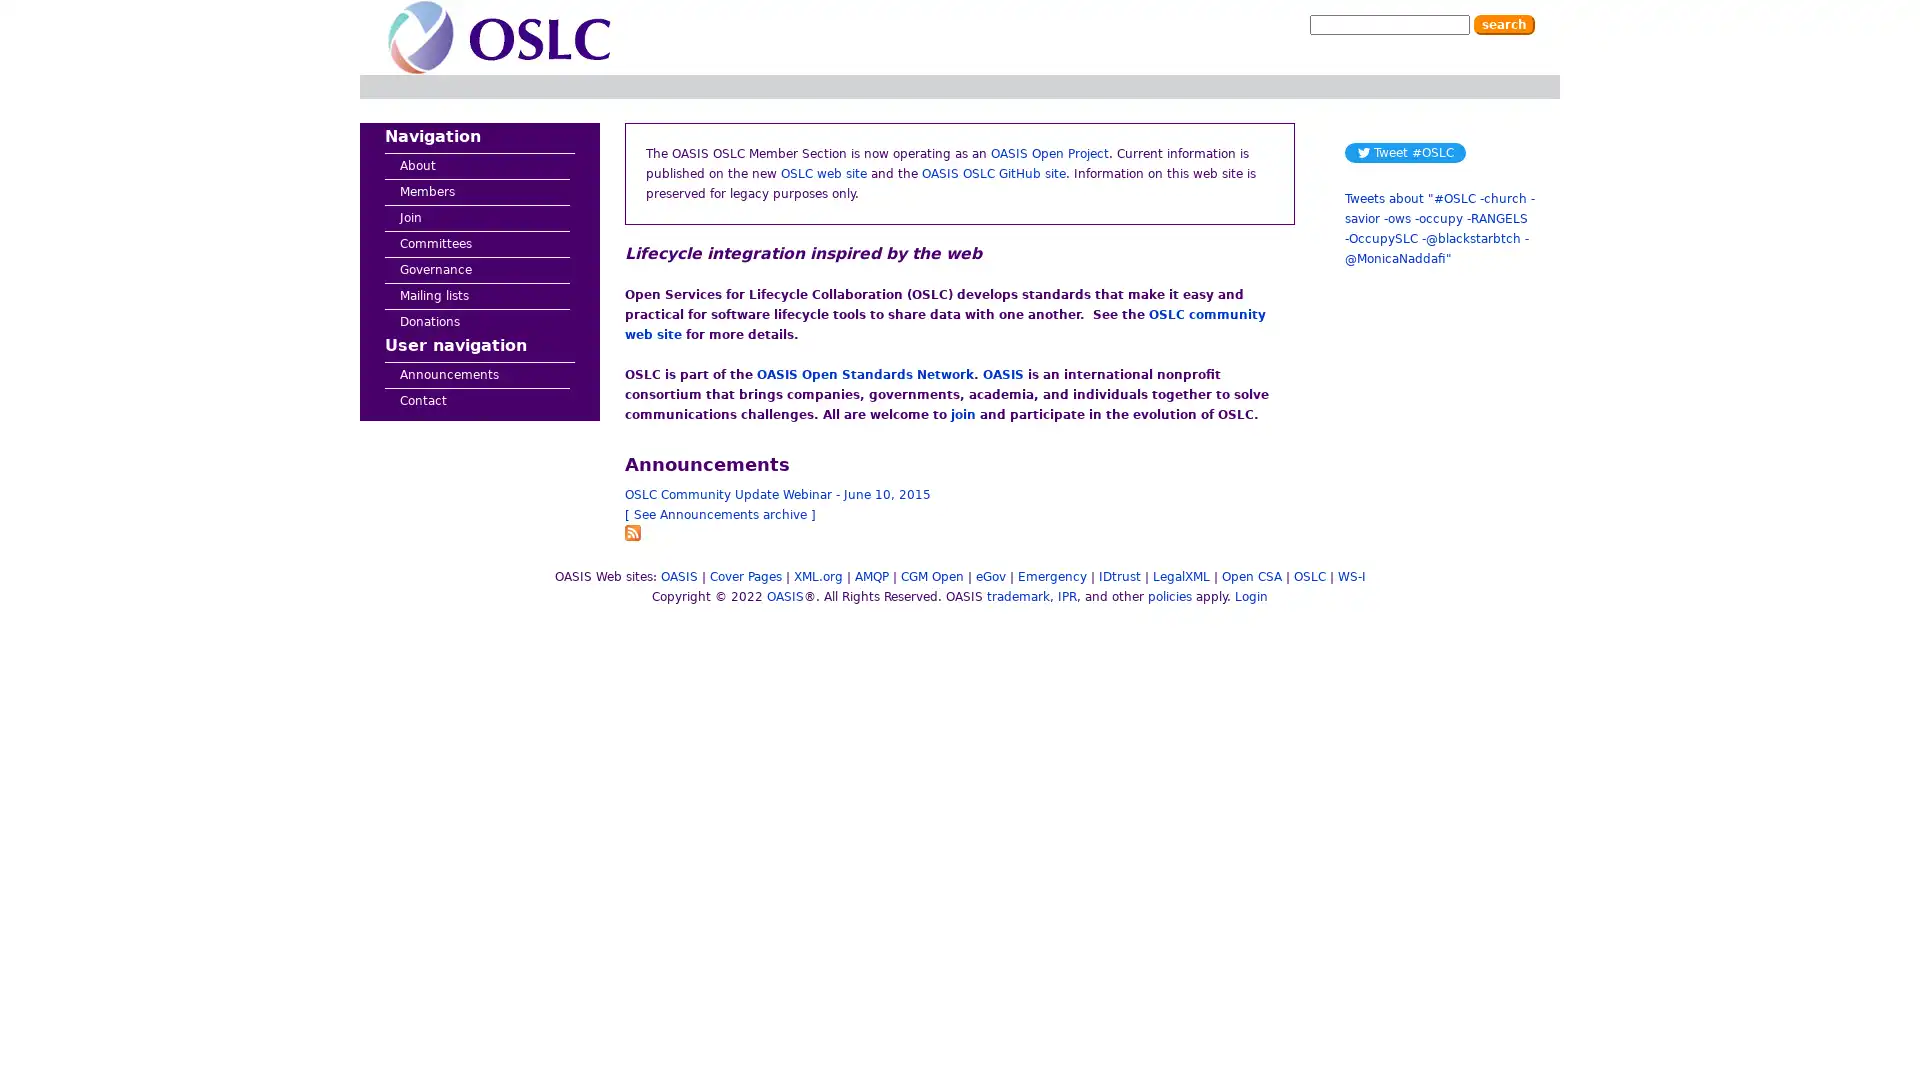  I want to click on Search, so click(1504, 24).